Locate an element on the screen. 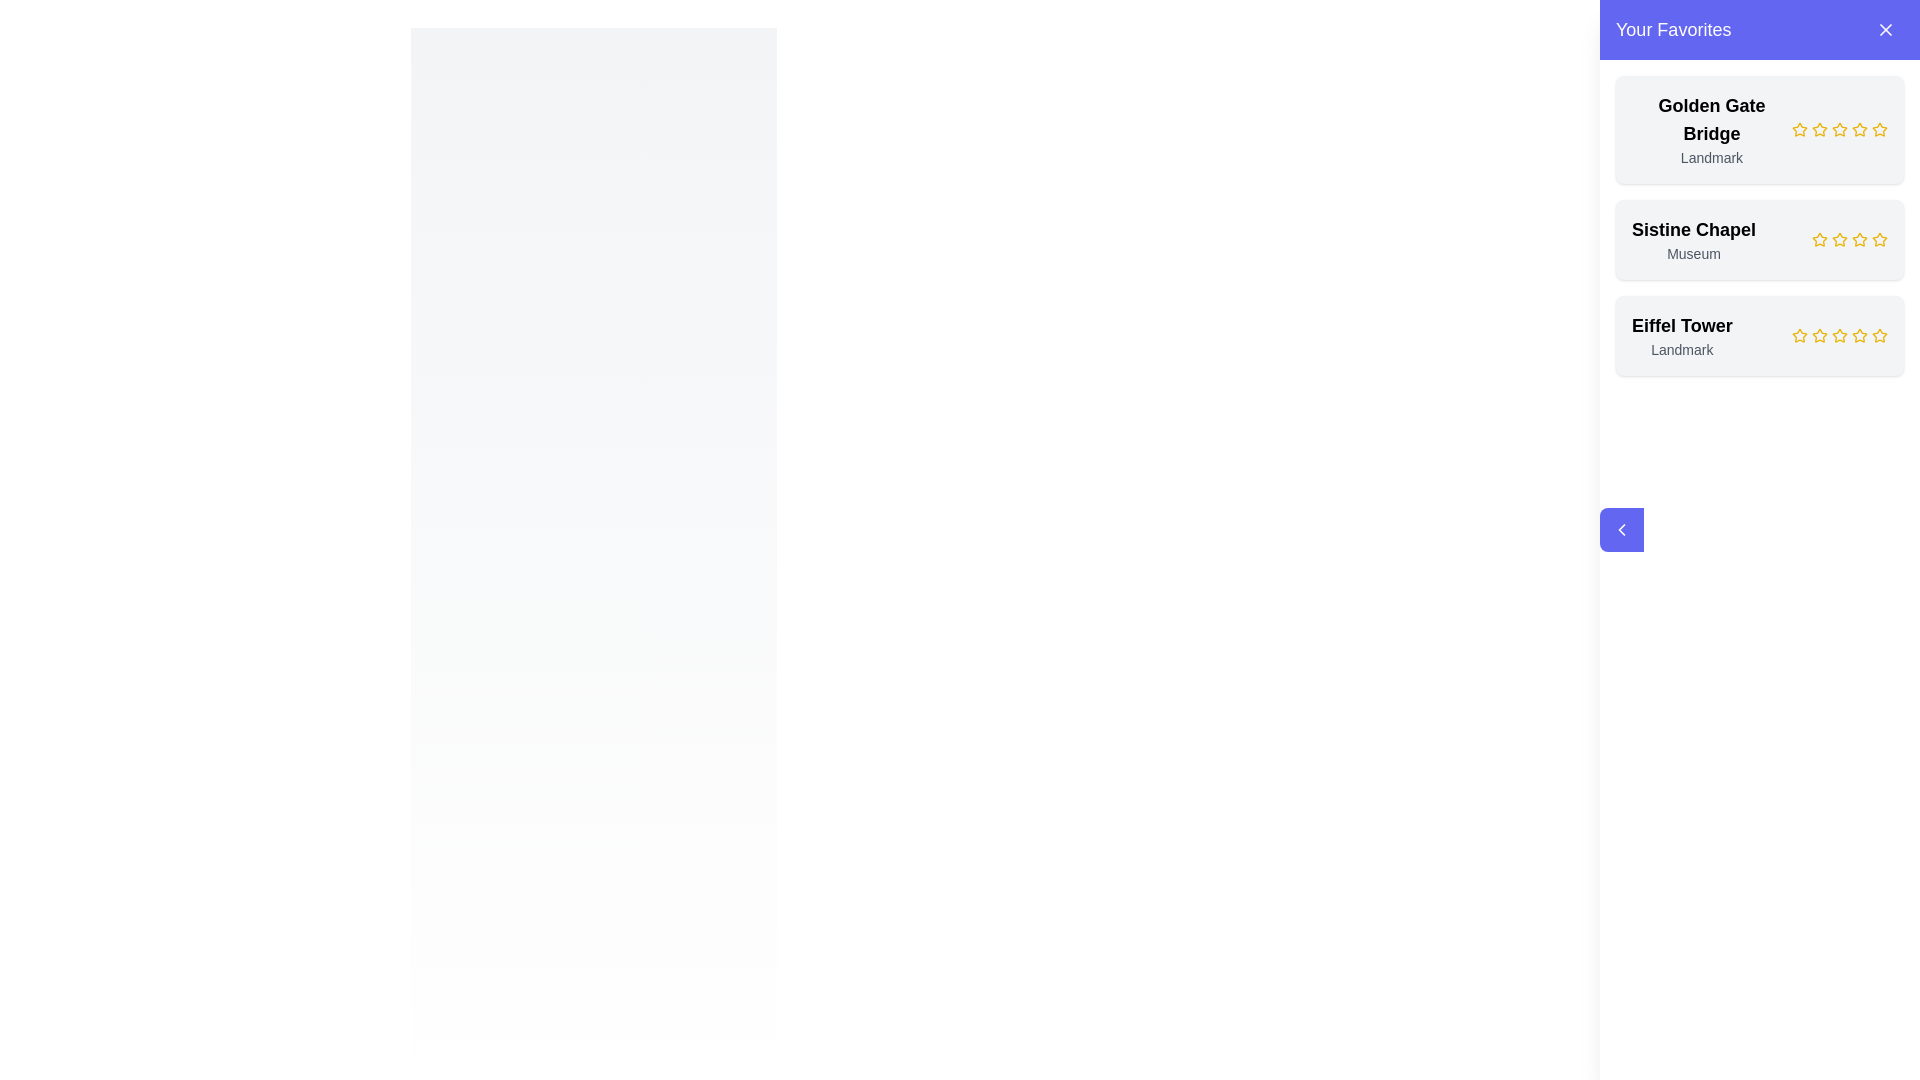 The height and width of the screenshot is (1080, 1920). the text label displaying 'Golden Gate Bridge' in bold with the word 'Landmark' below it, located in the 'Your Favorites' section is located at coordinates (1711, 130).